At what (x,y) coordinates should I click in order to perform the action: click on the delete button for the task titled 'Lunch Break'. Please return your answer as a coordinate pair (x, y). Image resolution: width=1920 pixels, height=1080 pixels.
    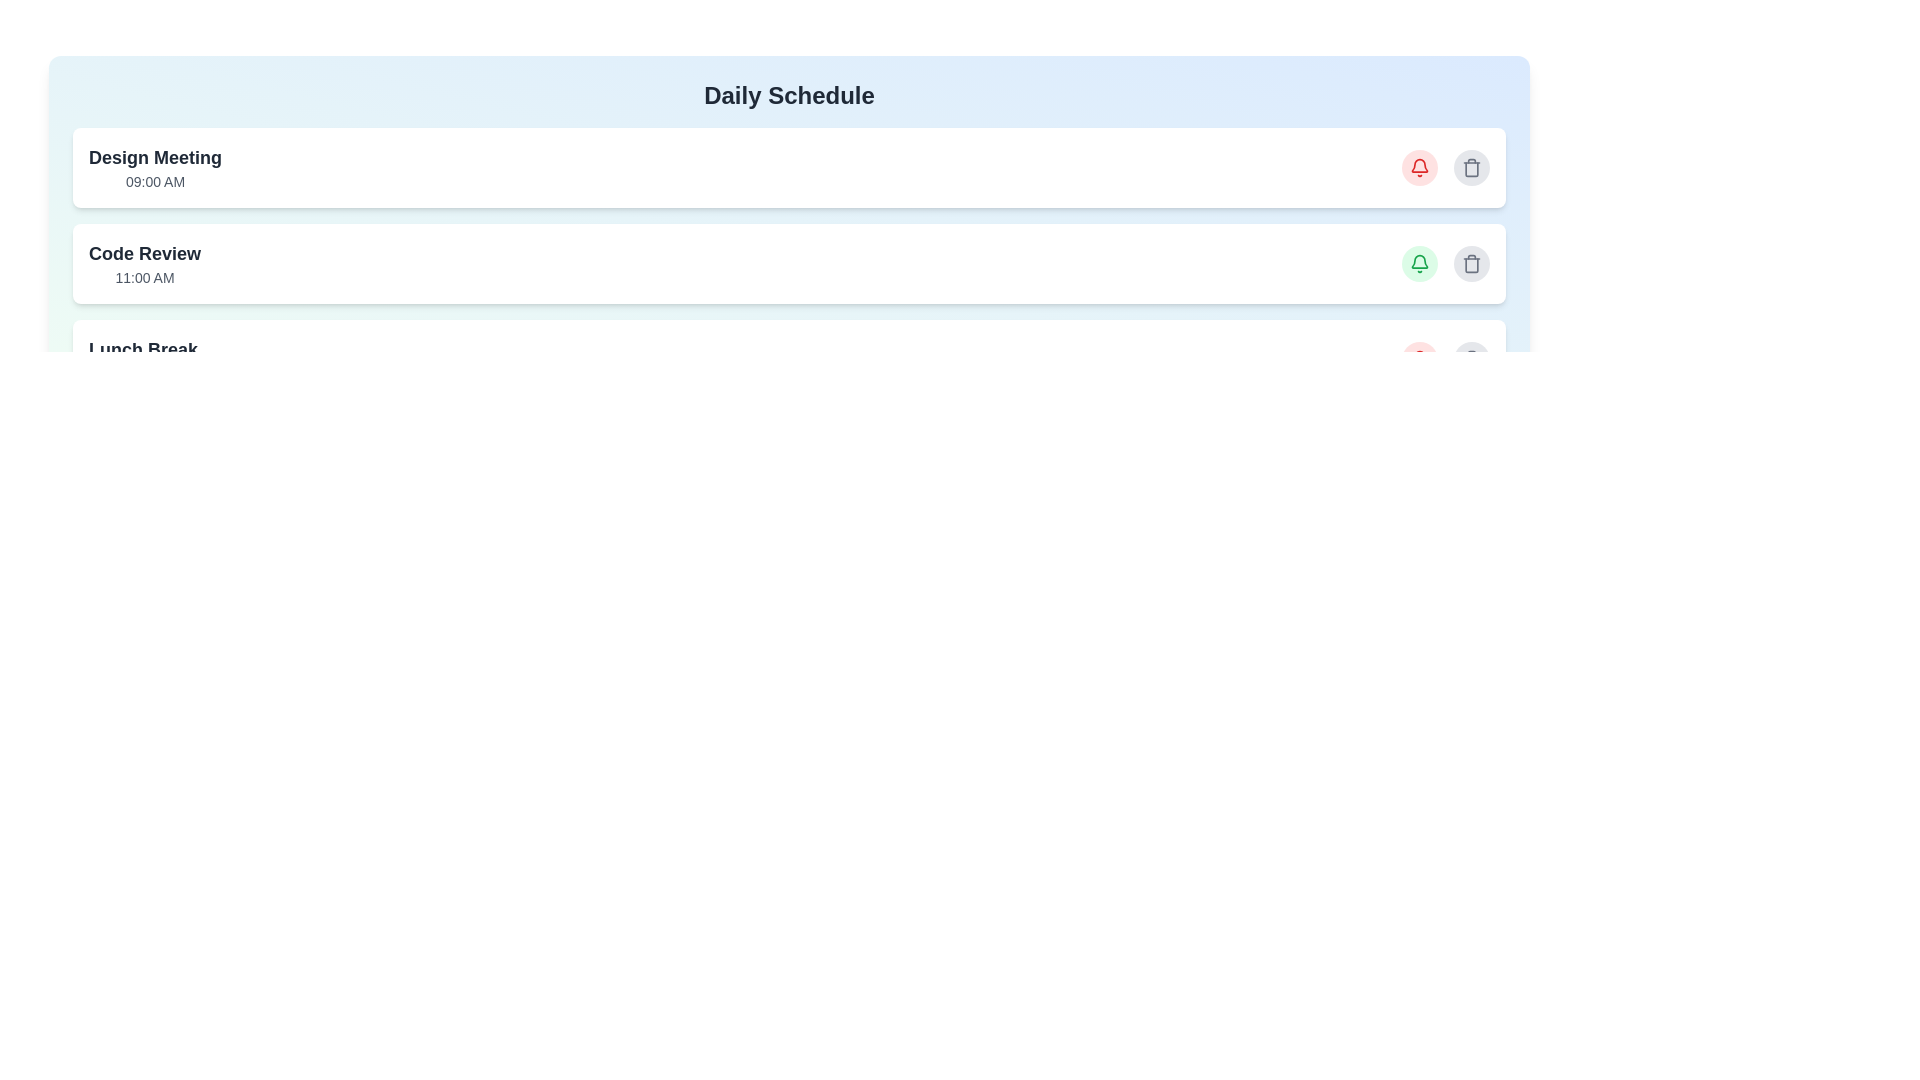
    Looking at the image, I should click on (1472, 358).